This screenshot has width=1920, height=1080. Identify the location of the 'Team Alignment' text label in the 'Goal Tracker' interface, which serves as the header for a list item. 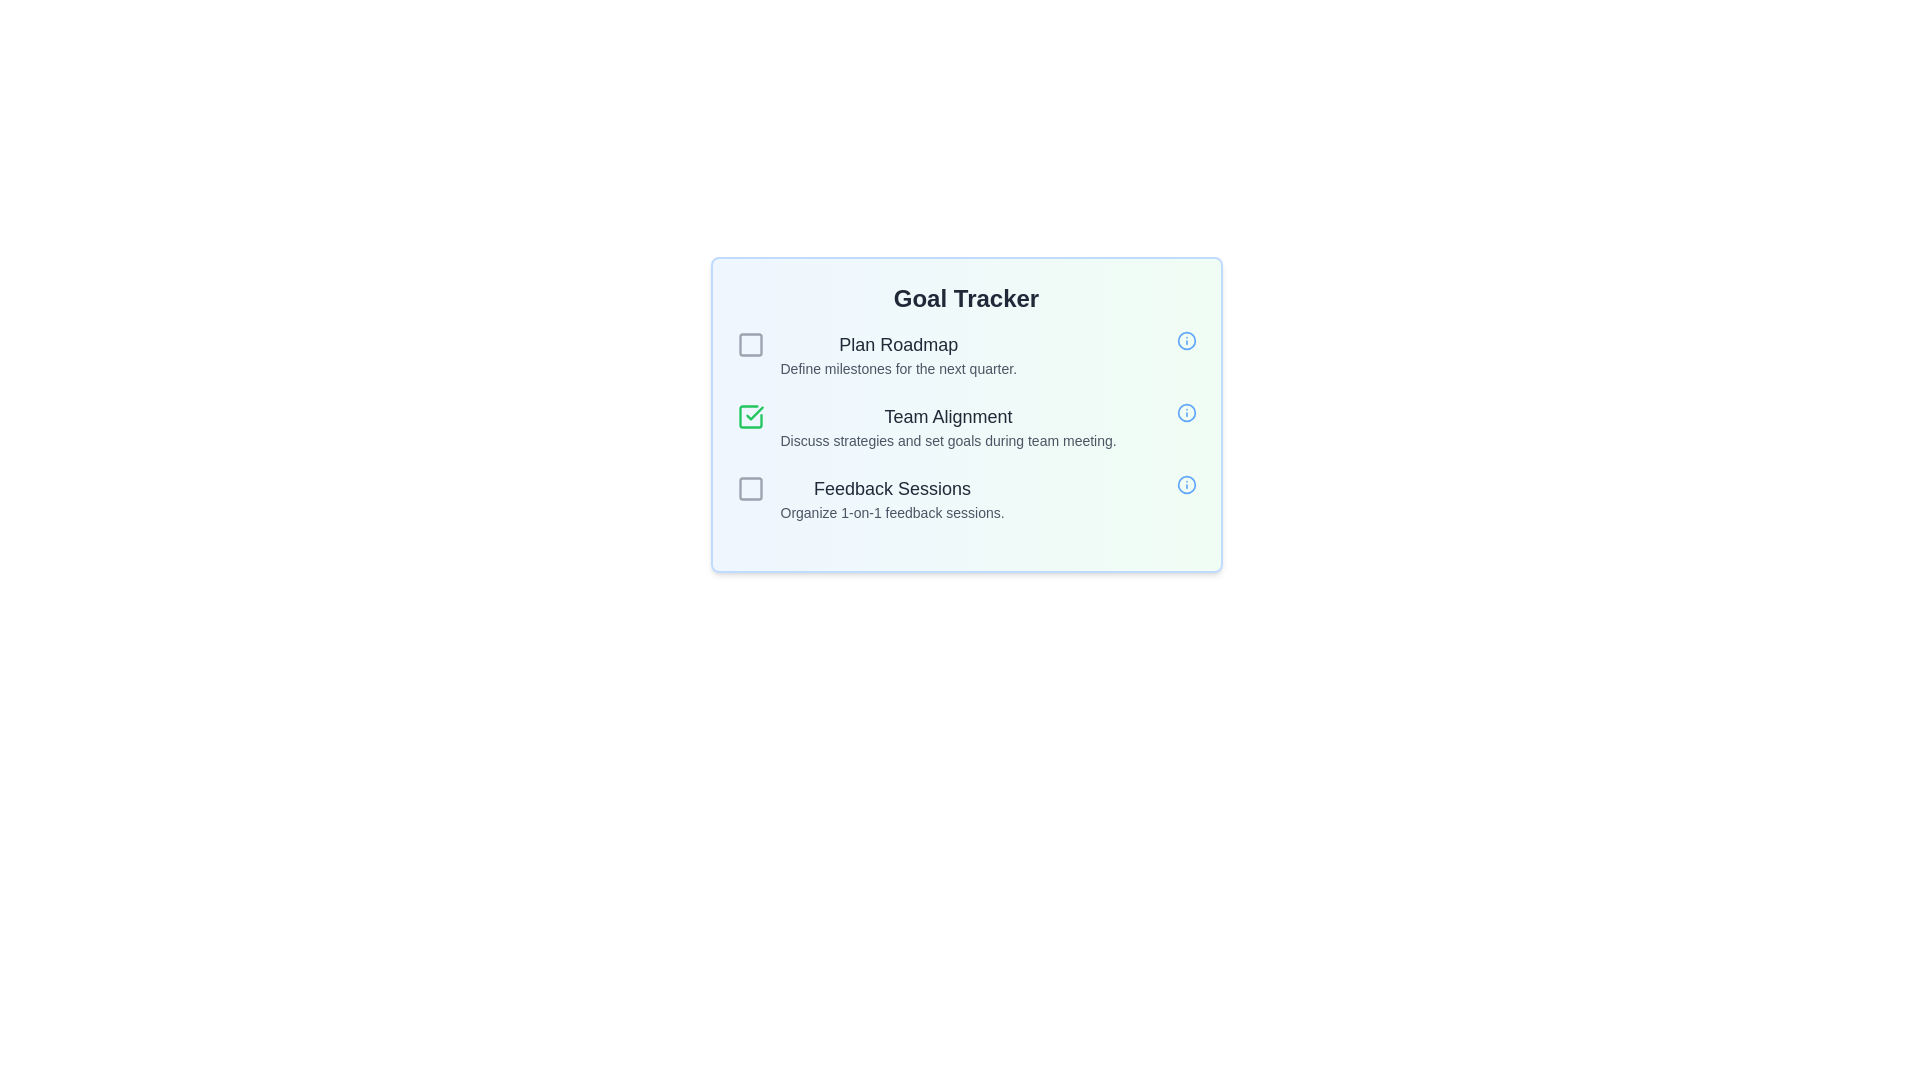
(947, 415).